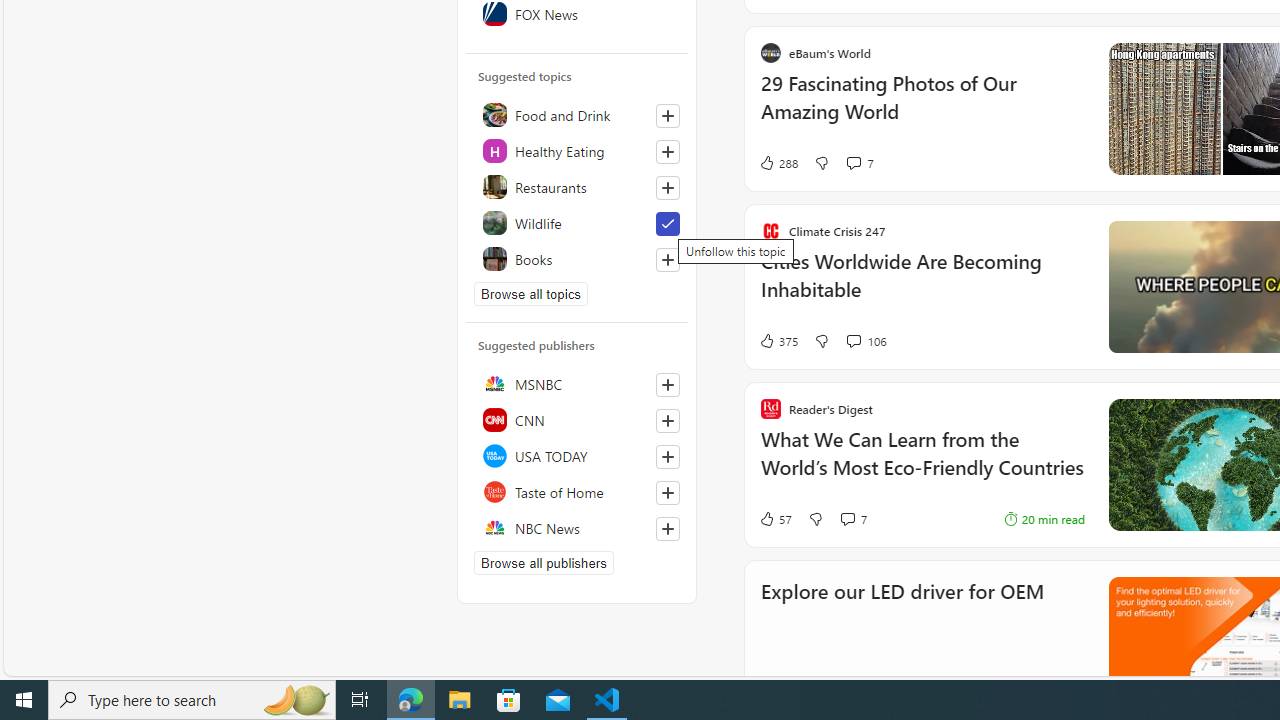 The image size is (1280, 720). Describe the element at coordinates (576, 186) in the screenshot. I see `'Restaurants'` at that location.